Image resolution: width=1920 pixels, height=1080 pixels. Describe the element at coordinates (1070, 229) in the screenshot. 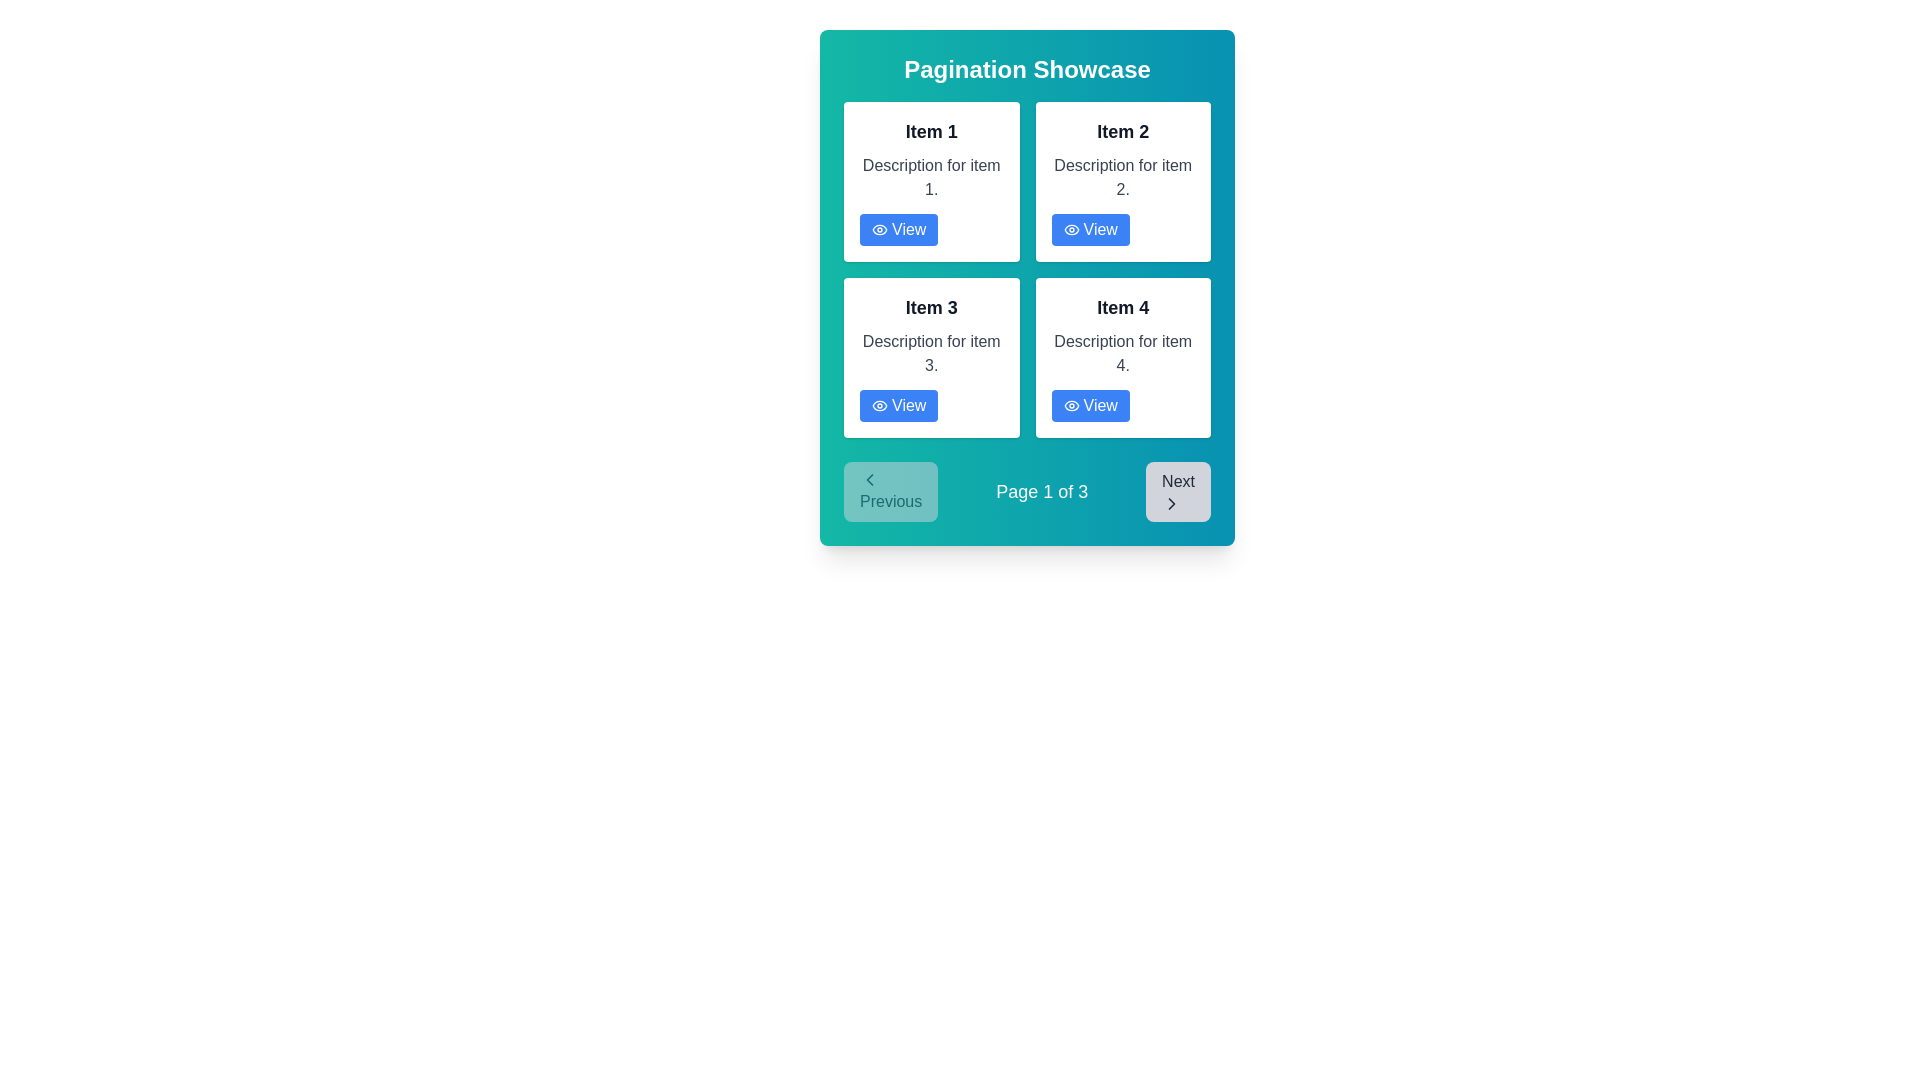

I see `the 'View' button containing the icon for inspecting details related to 'Item 2'` at that location.